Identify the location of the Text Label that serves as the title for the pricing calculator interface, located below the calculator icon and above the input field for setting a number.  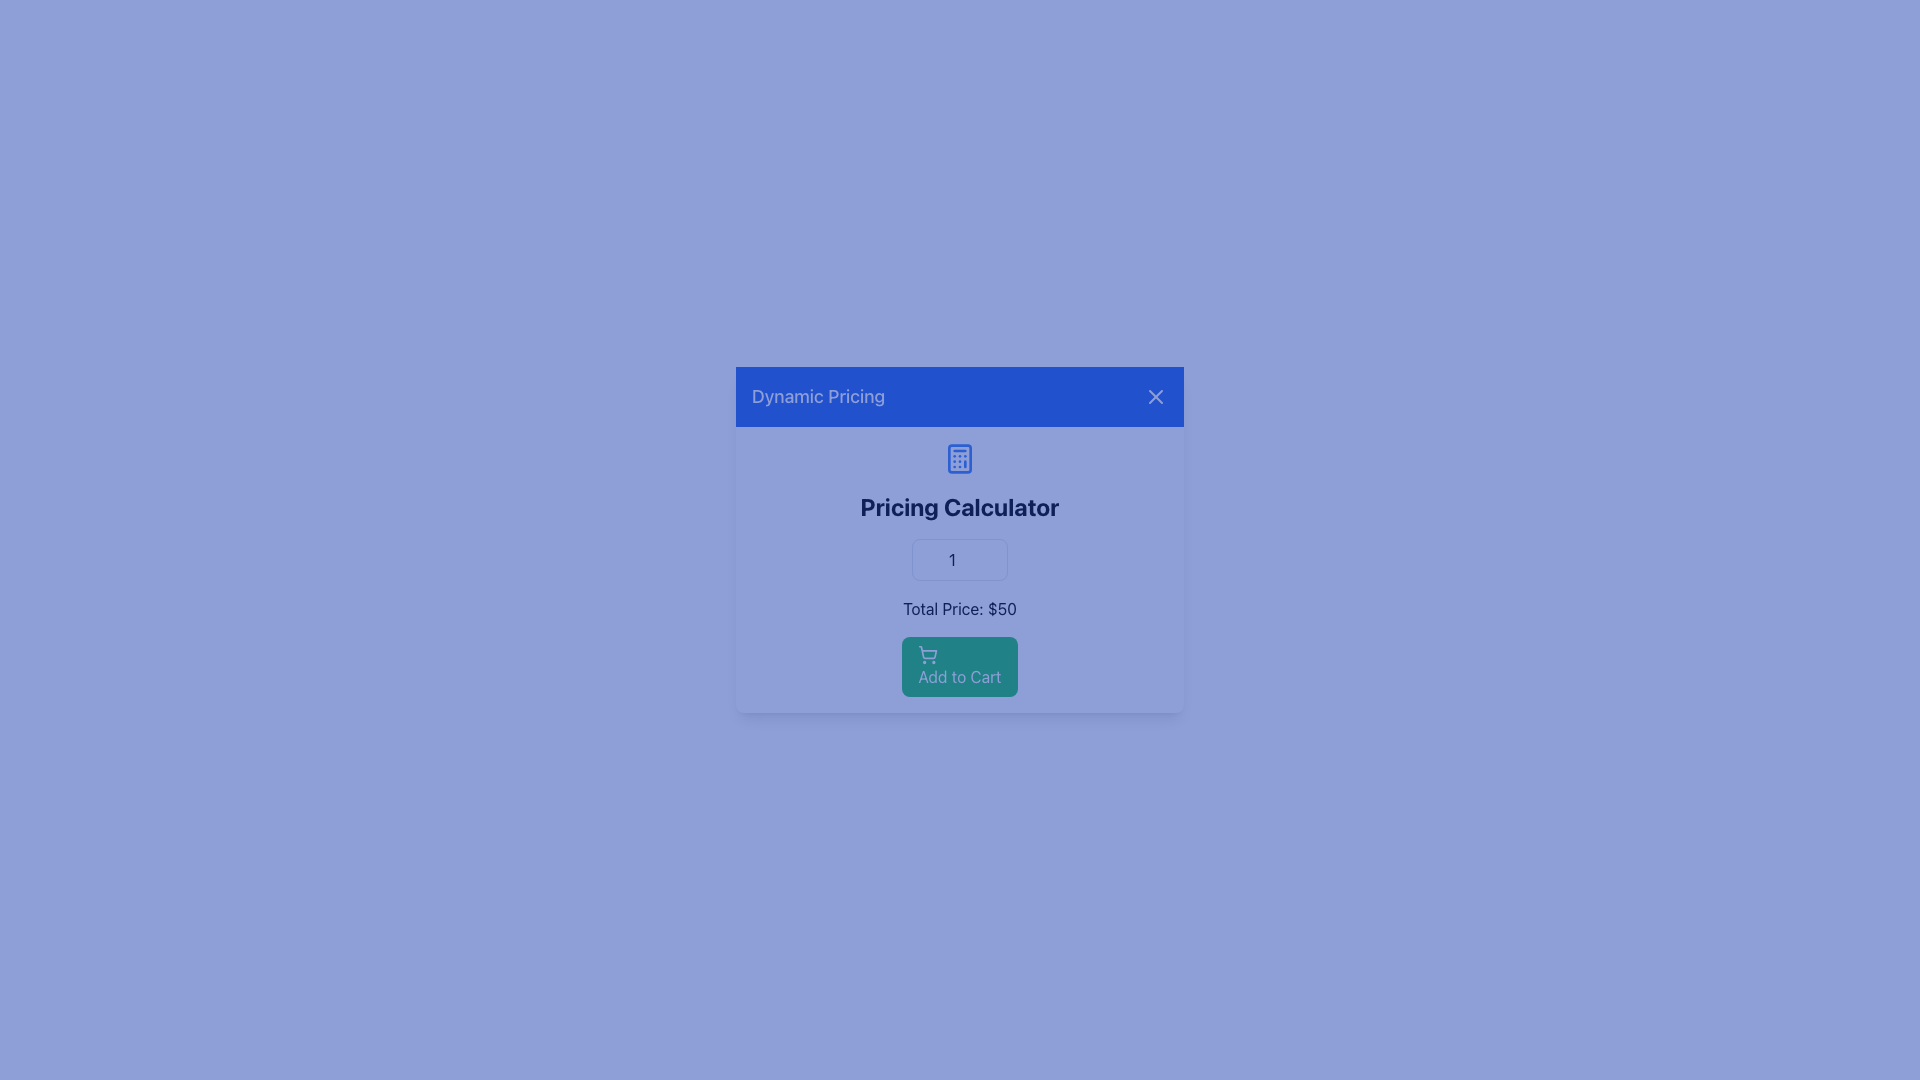
(960, 505).